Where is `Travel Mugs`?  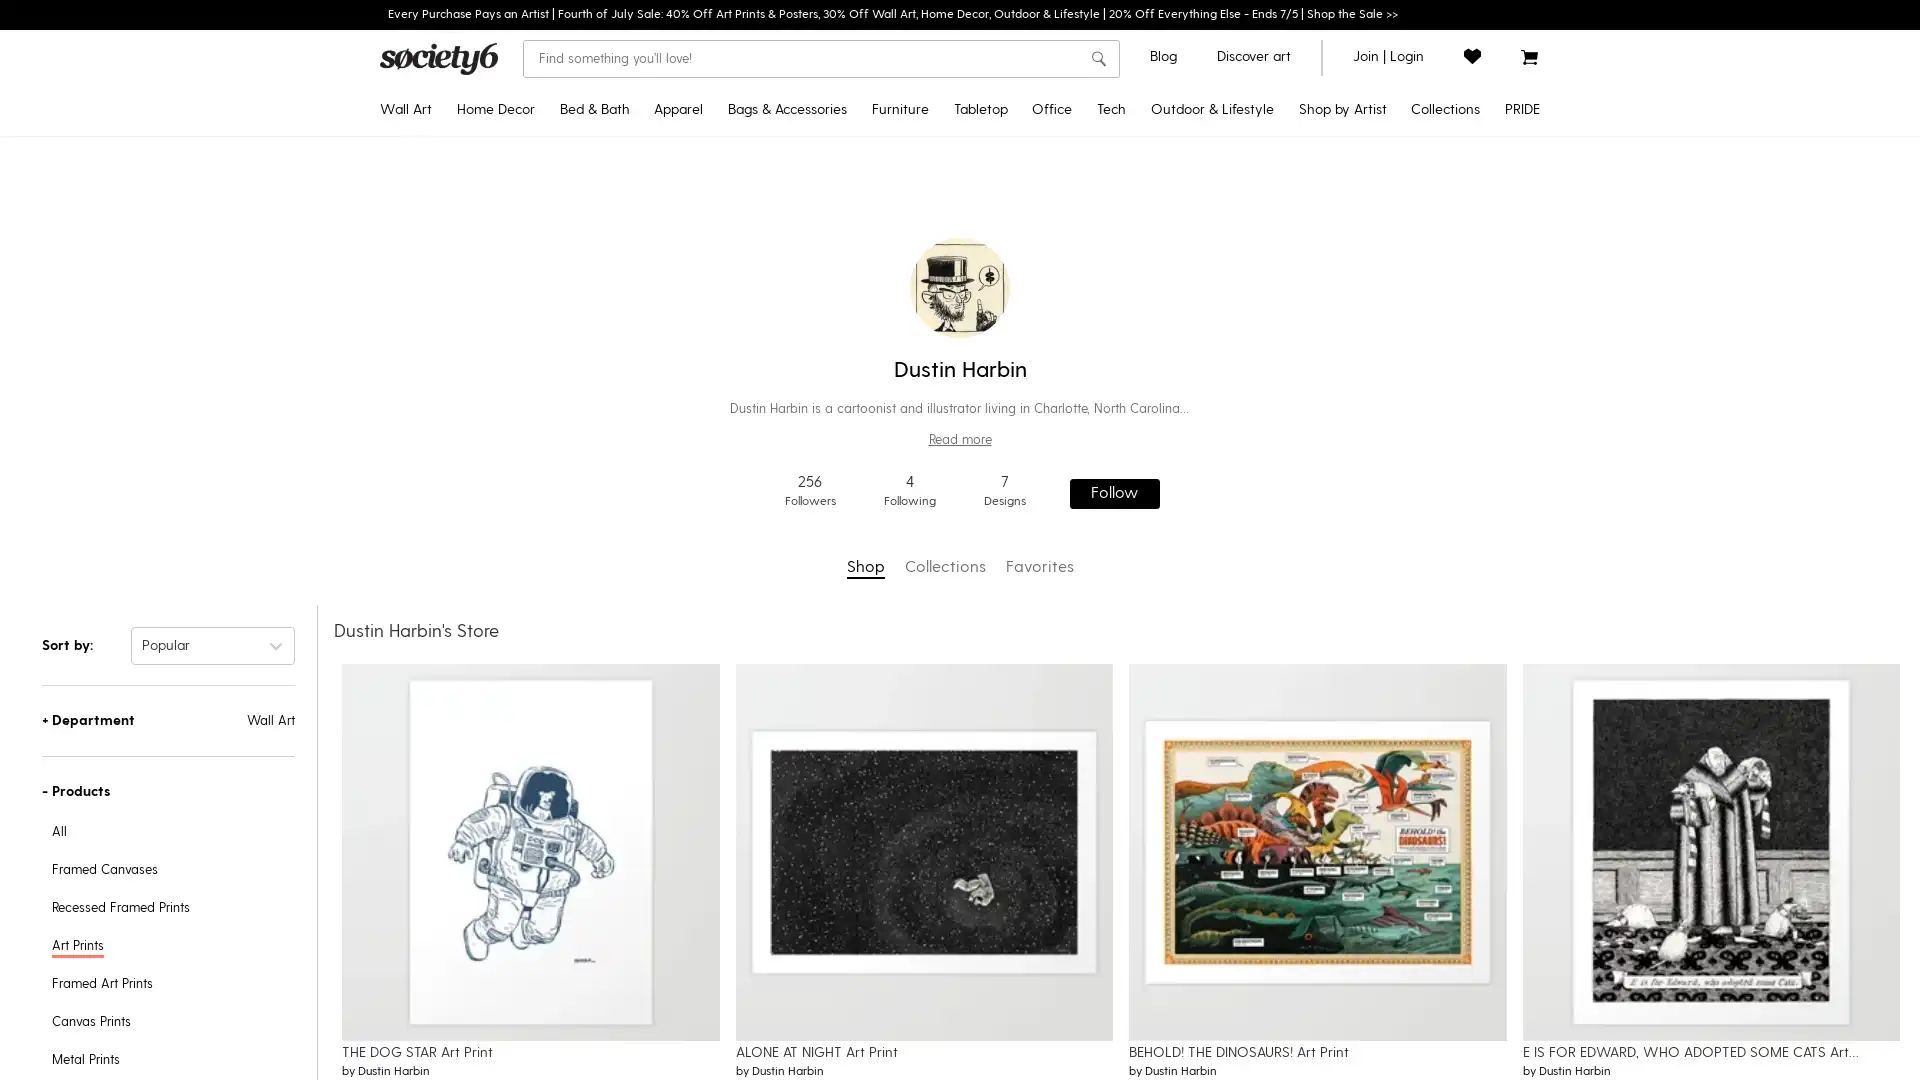 Travel Mugs is located at coordinates (1017, 192).